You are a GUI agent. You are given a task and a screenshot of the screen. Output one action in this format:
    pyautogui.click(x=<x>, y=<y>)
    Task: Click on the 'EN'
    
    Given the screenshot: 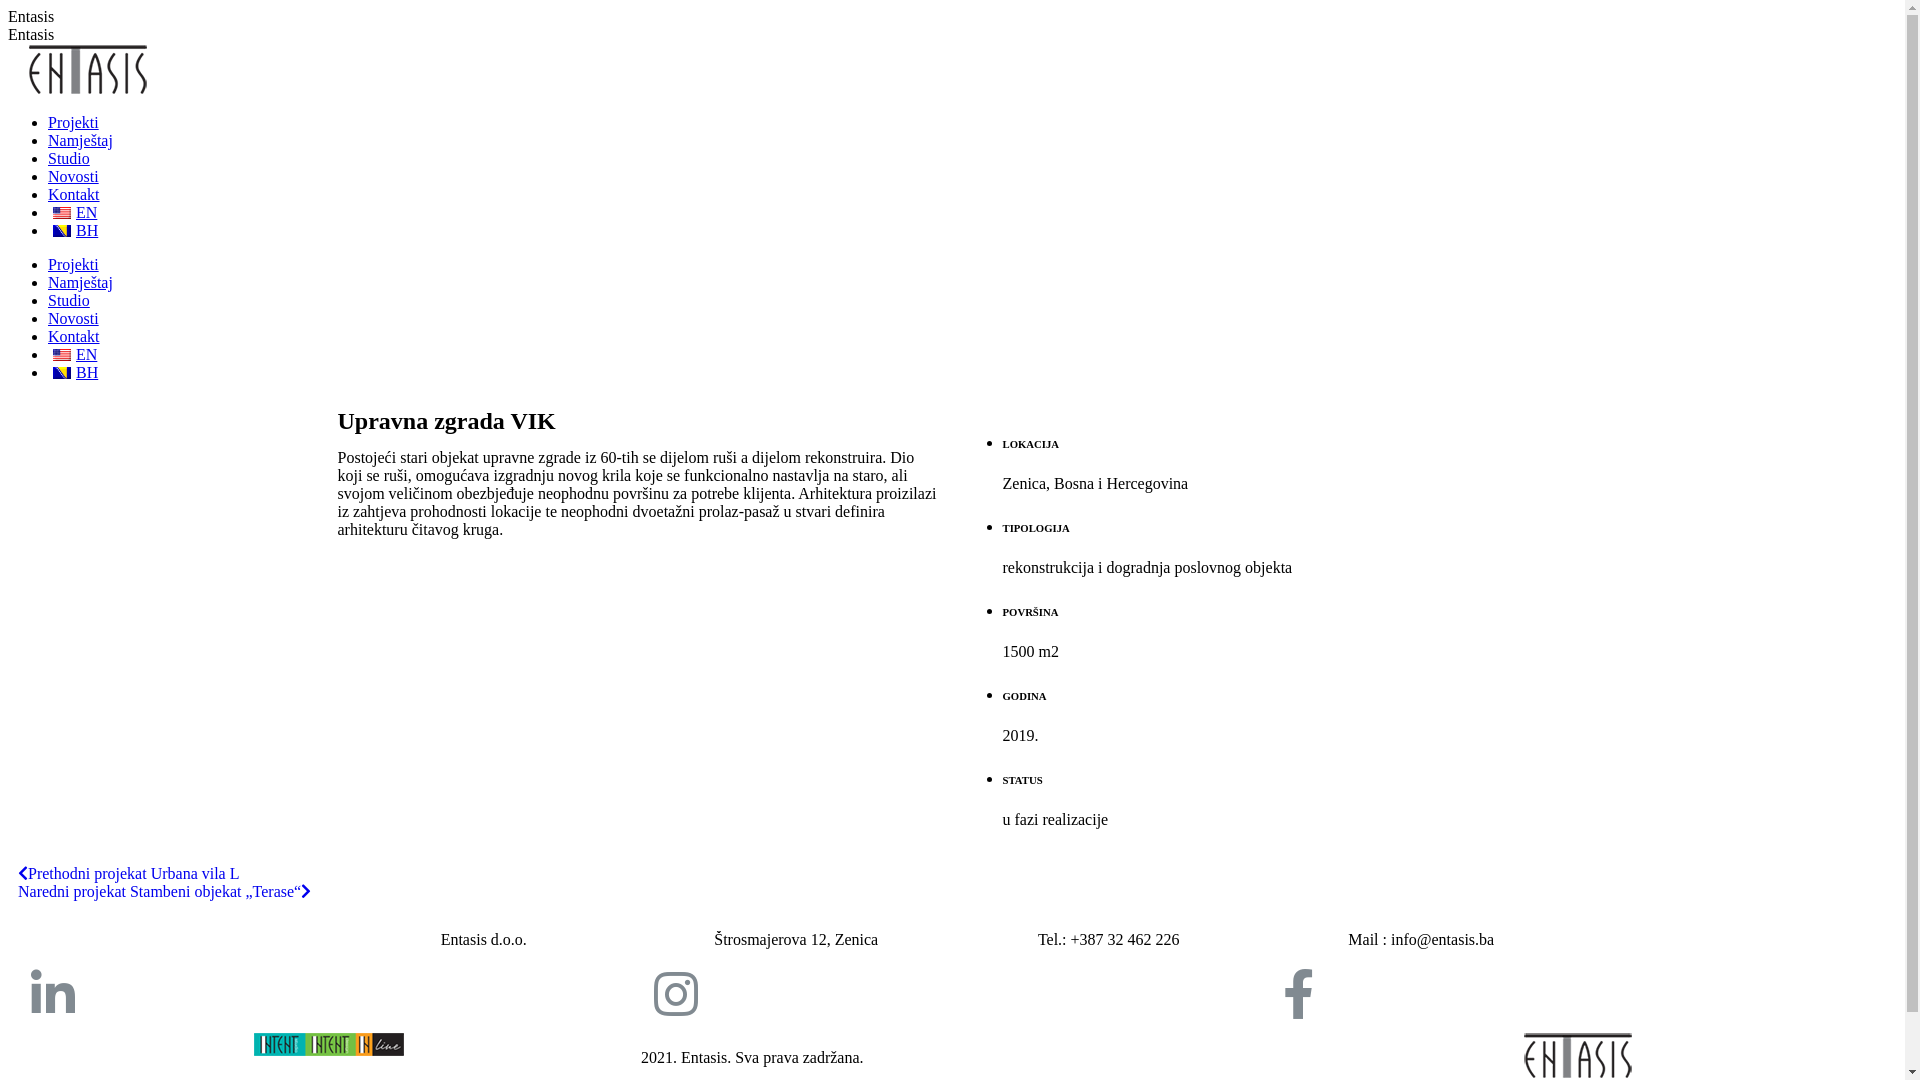 What is the action you would take?
    pyautogui.click(x=48, y=212)
    